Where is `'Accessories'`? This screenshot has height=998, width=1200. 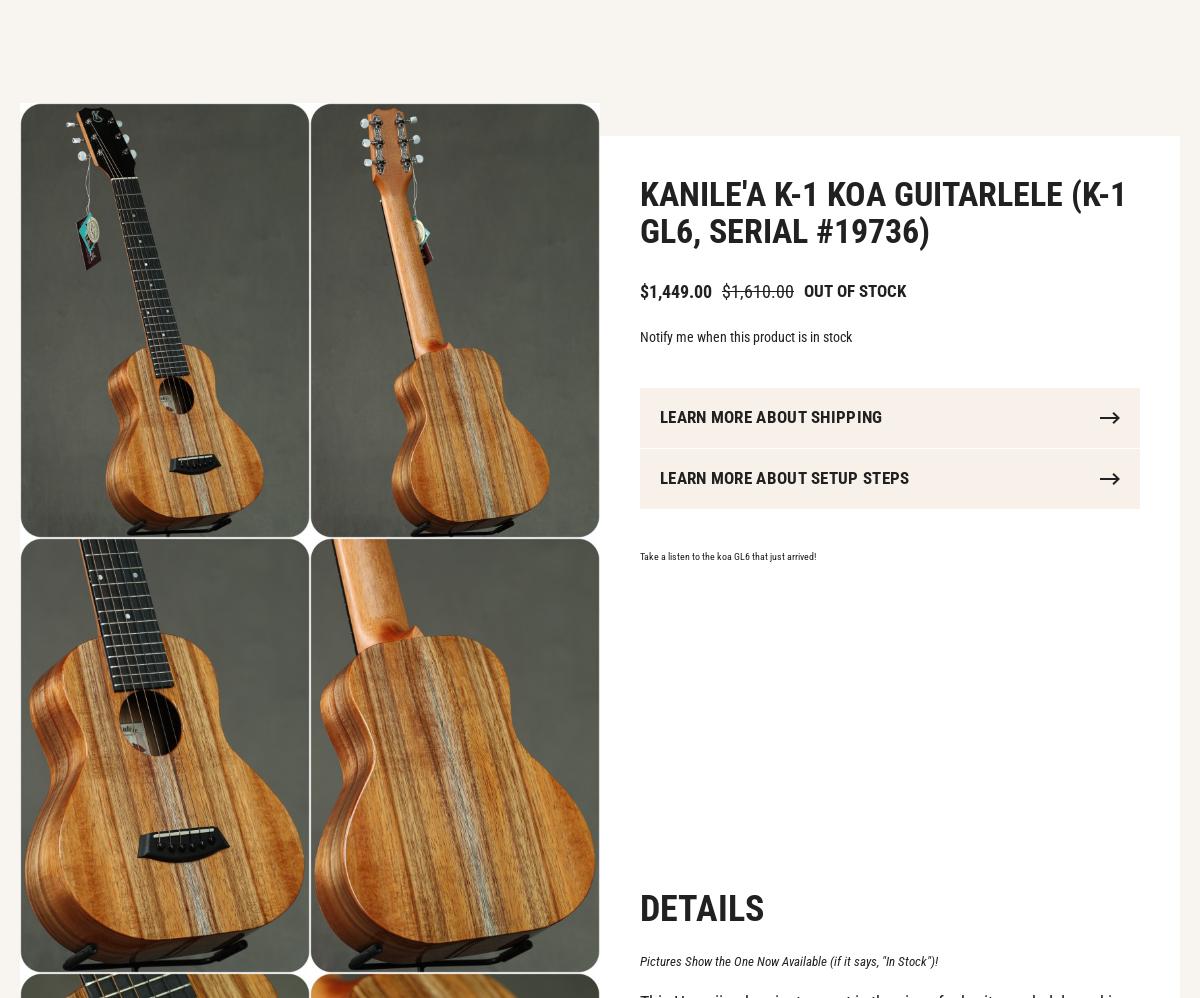 'Accessories' is located at coordinates (379, 50).